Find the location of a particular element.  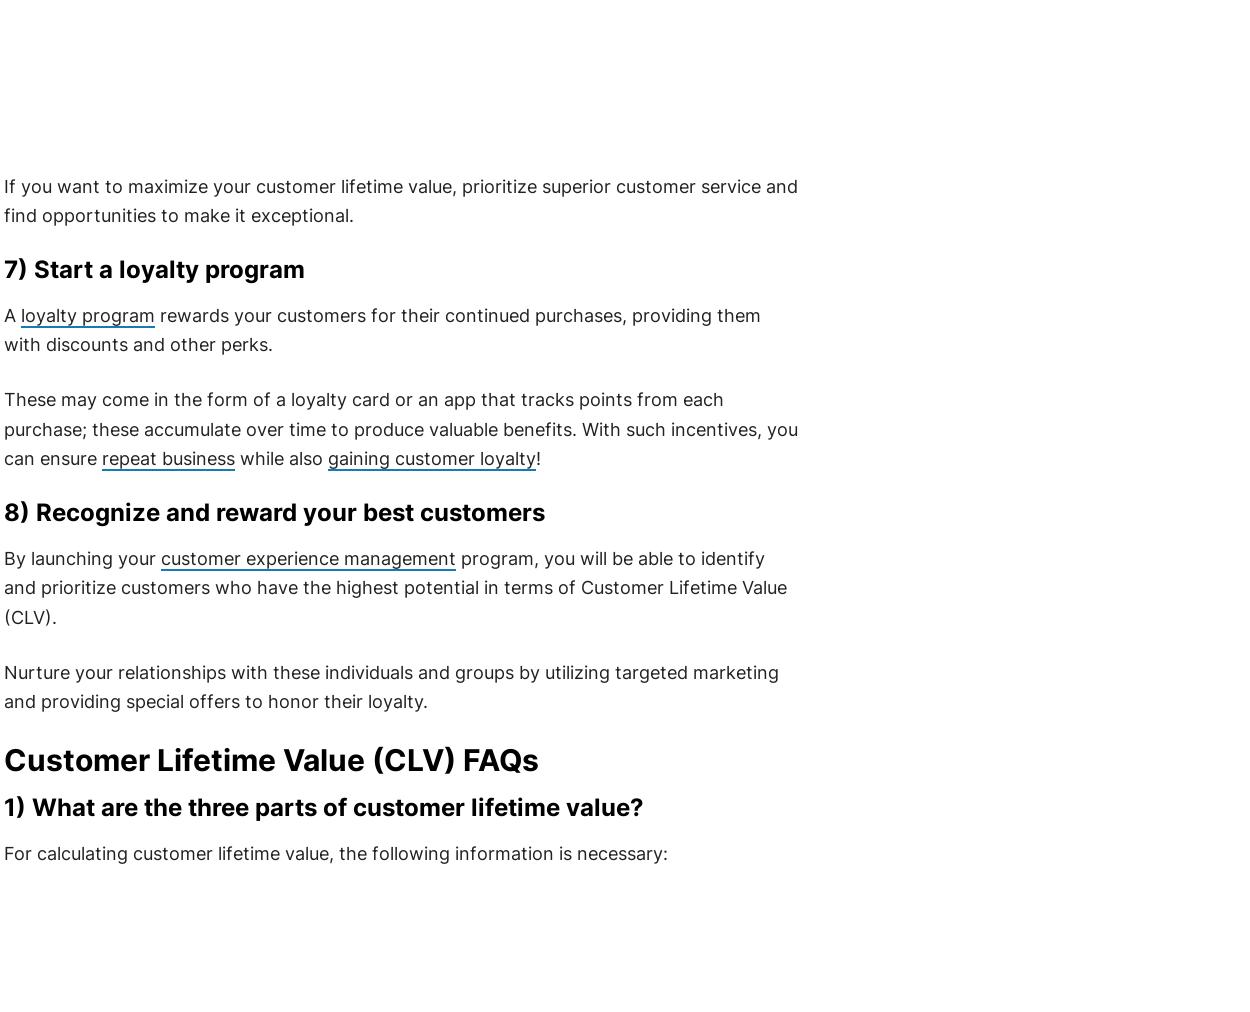

'rewards your customers for their continued purchases, providing them with discounts and other perks.' is located at coordinates (381, 328).